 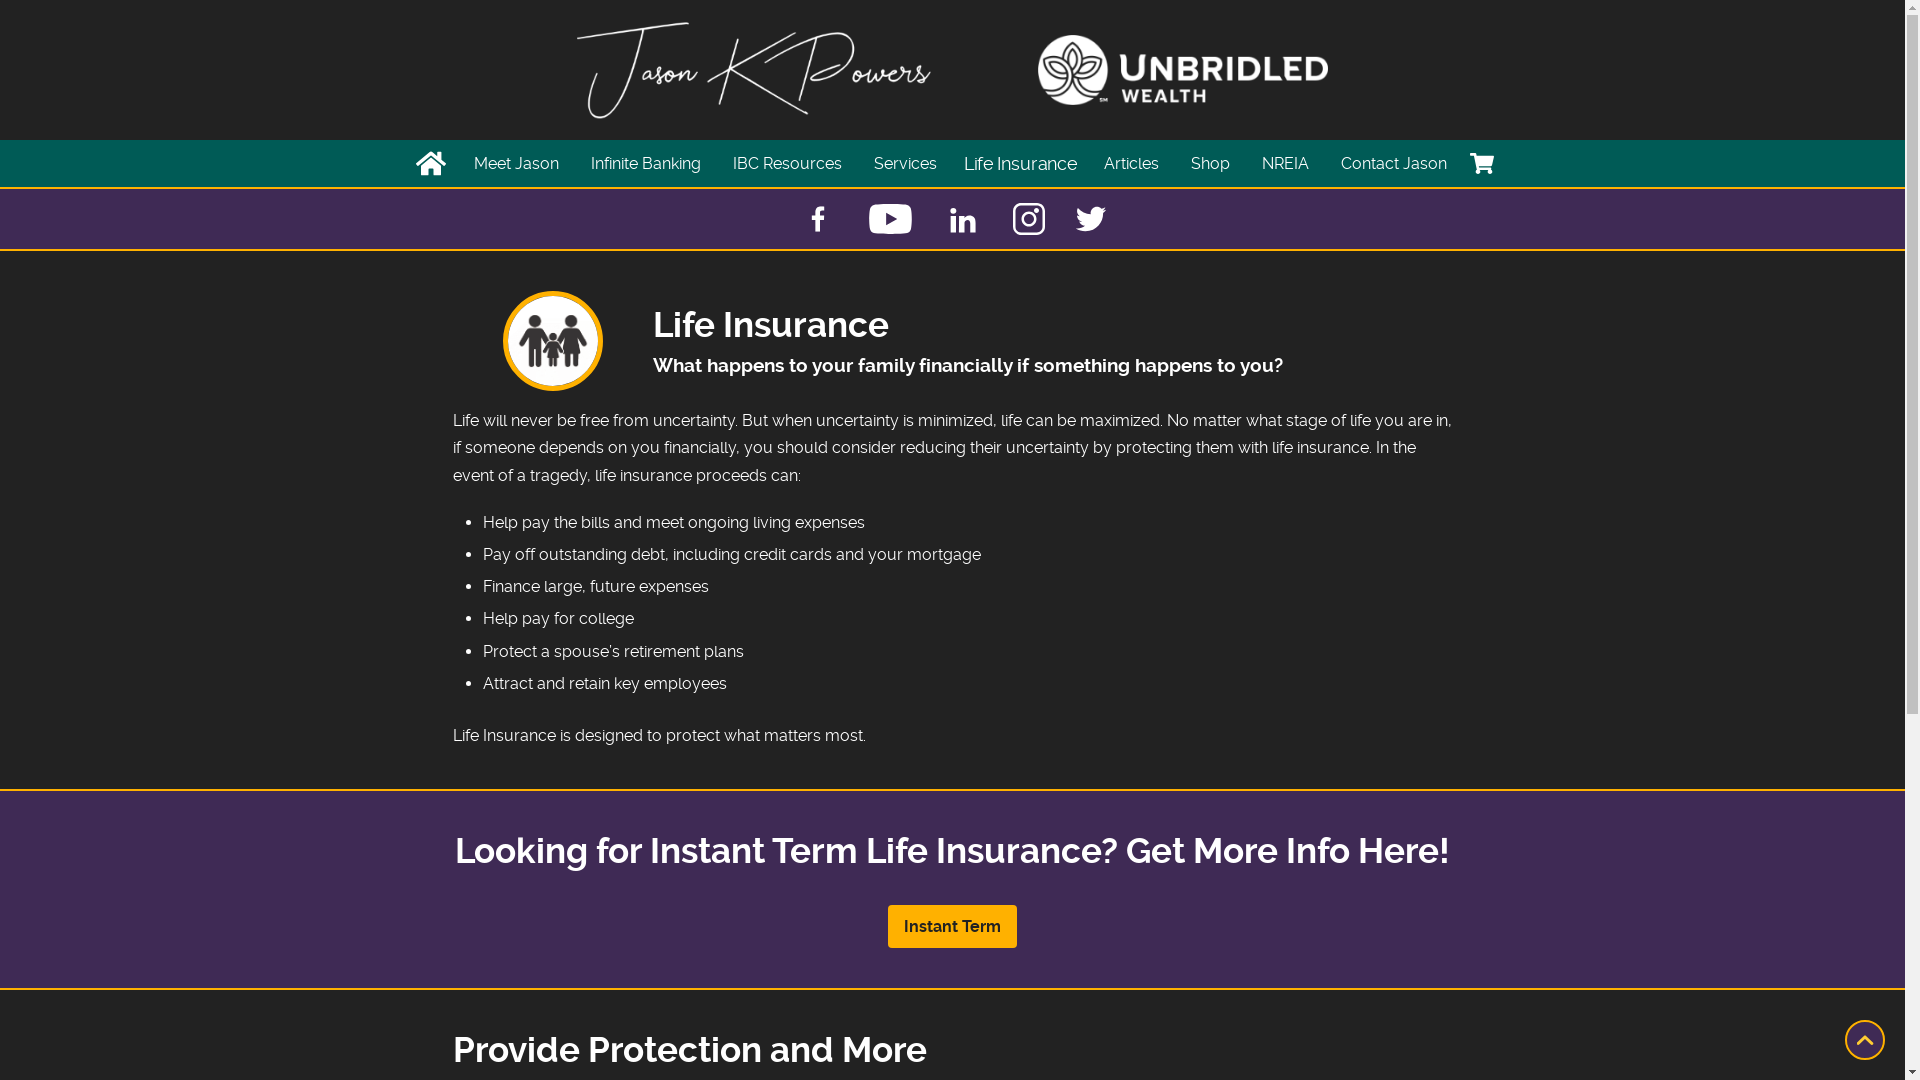 I want to click on 'Infinite Banking', so click(x=644, y=162).